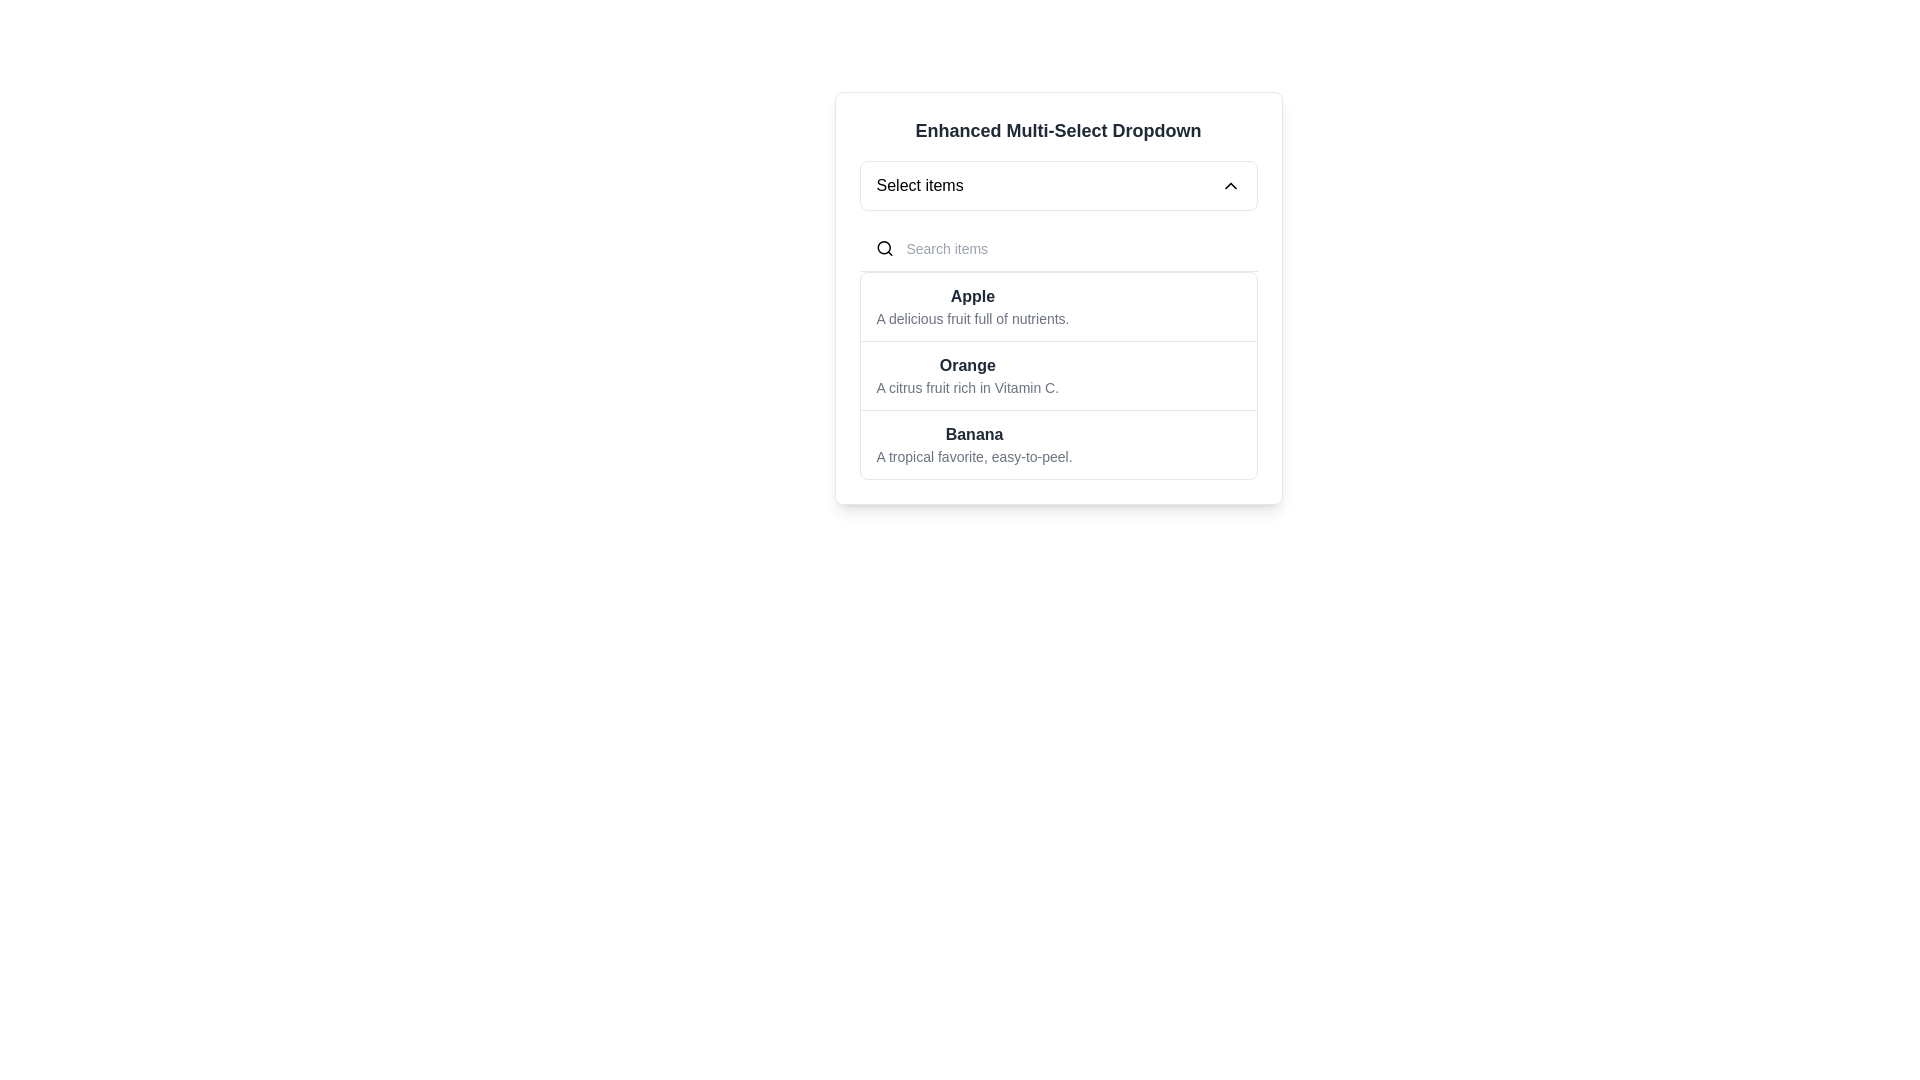  Describe the element at coordinates (973, 297) in the screenshot. I see `the Text Label that serves as the title or name of an item within the dropdown list located under the 'Search items' field` at that location.